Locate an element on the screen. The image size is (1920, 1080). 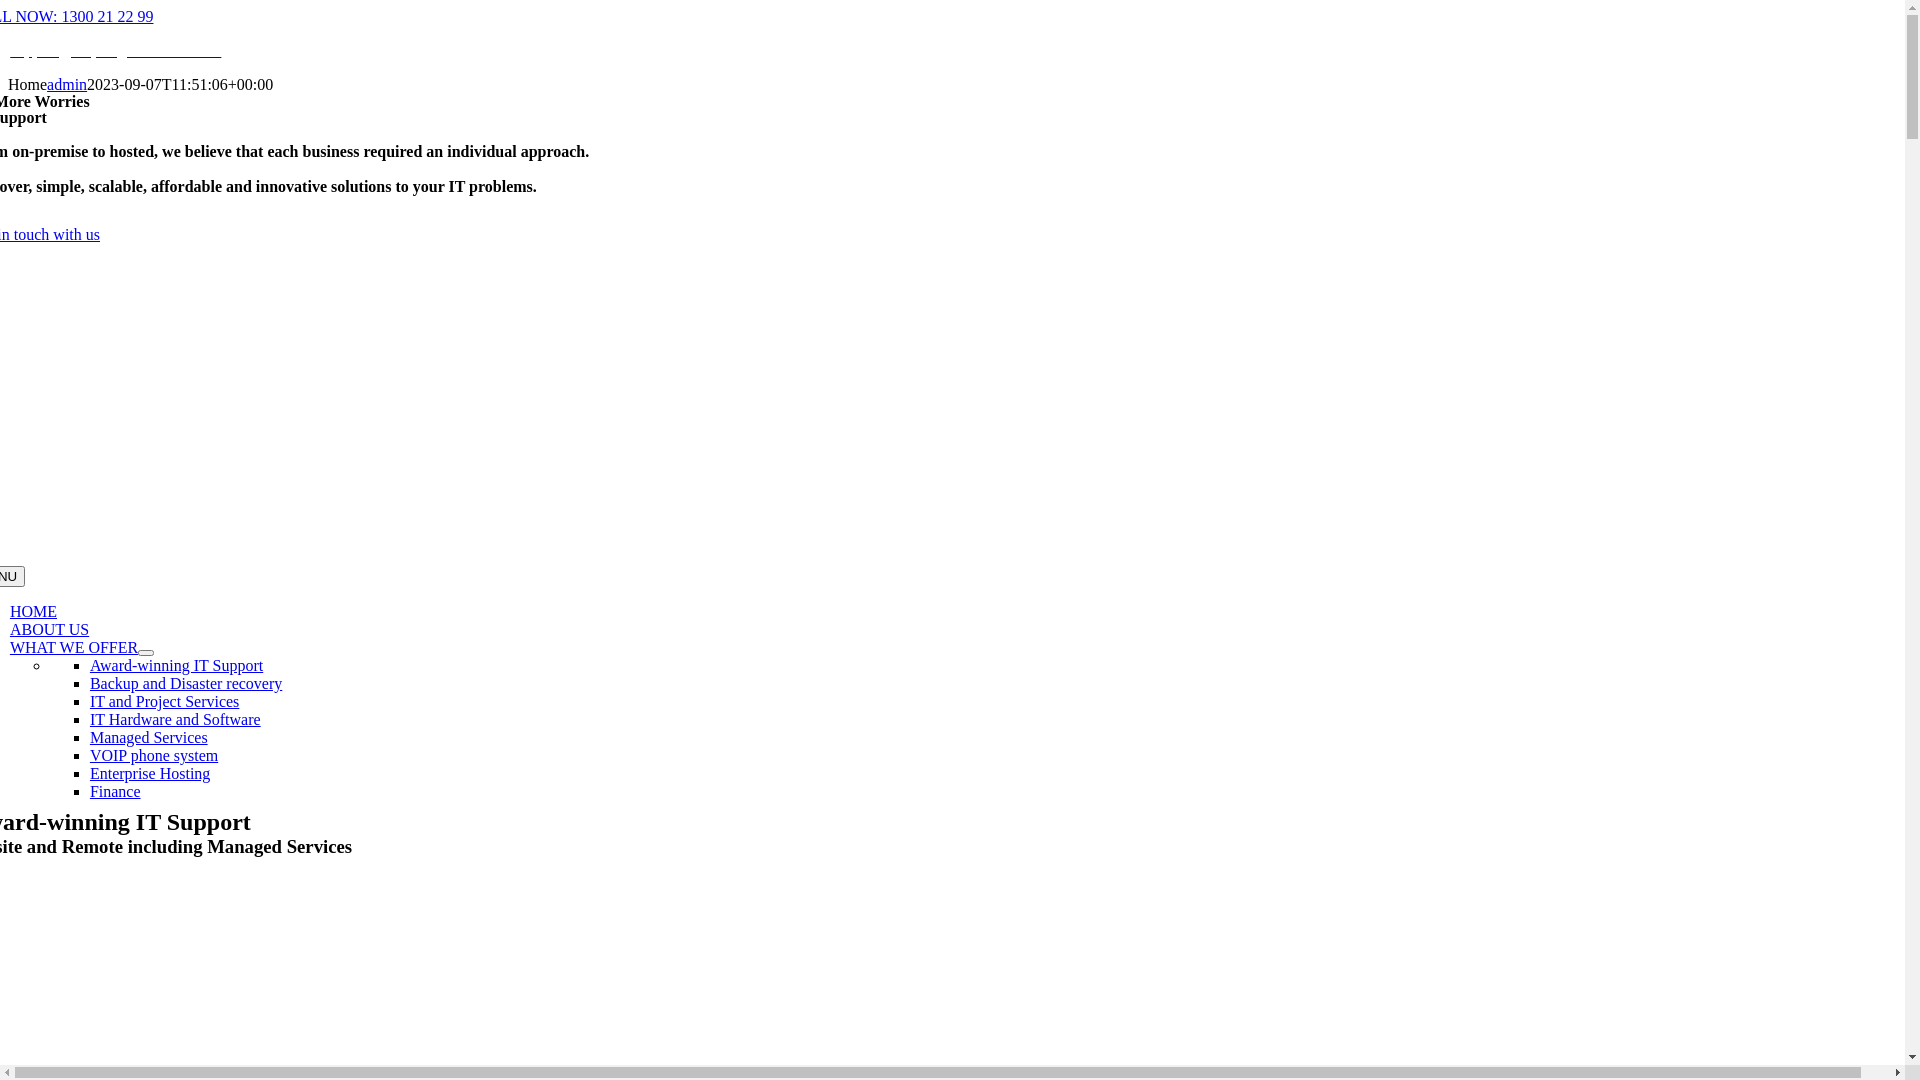
'Enterprise Hosting' is located at coordinates (148, 772).